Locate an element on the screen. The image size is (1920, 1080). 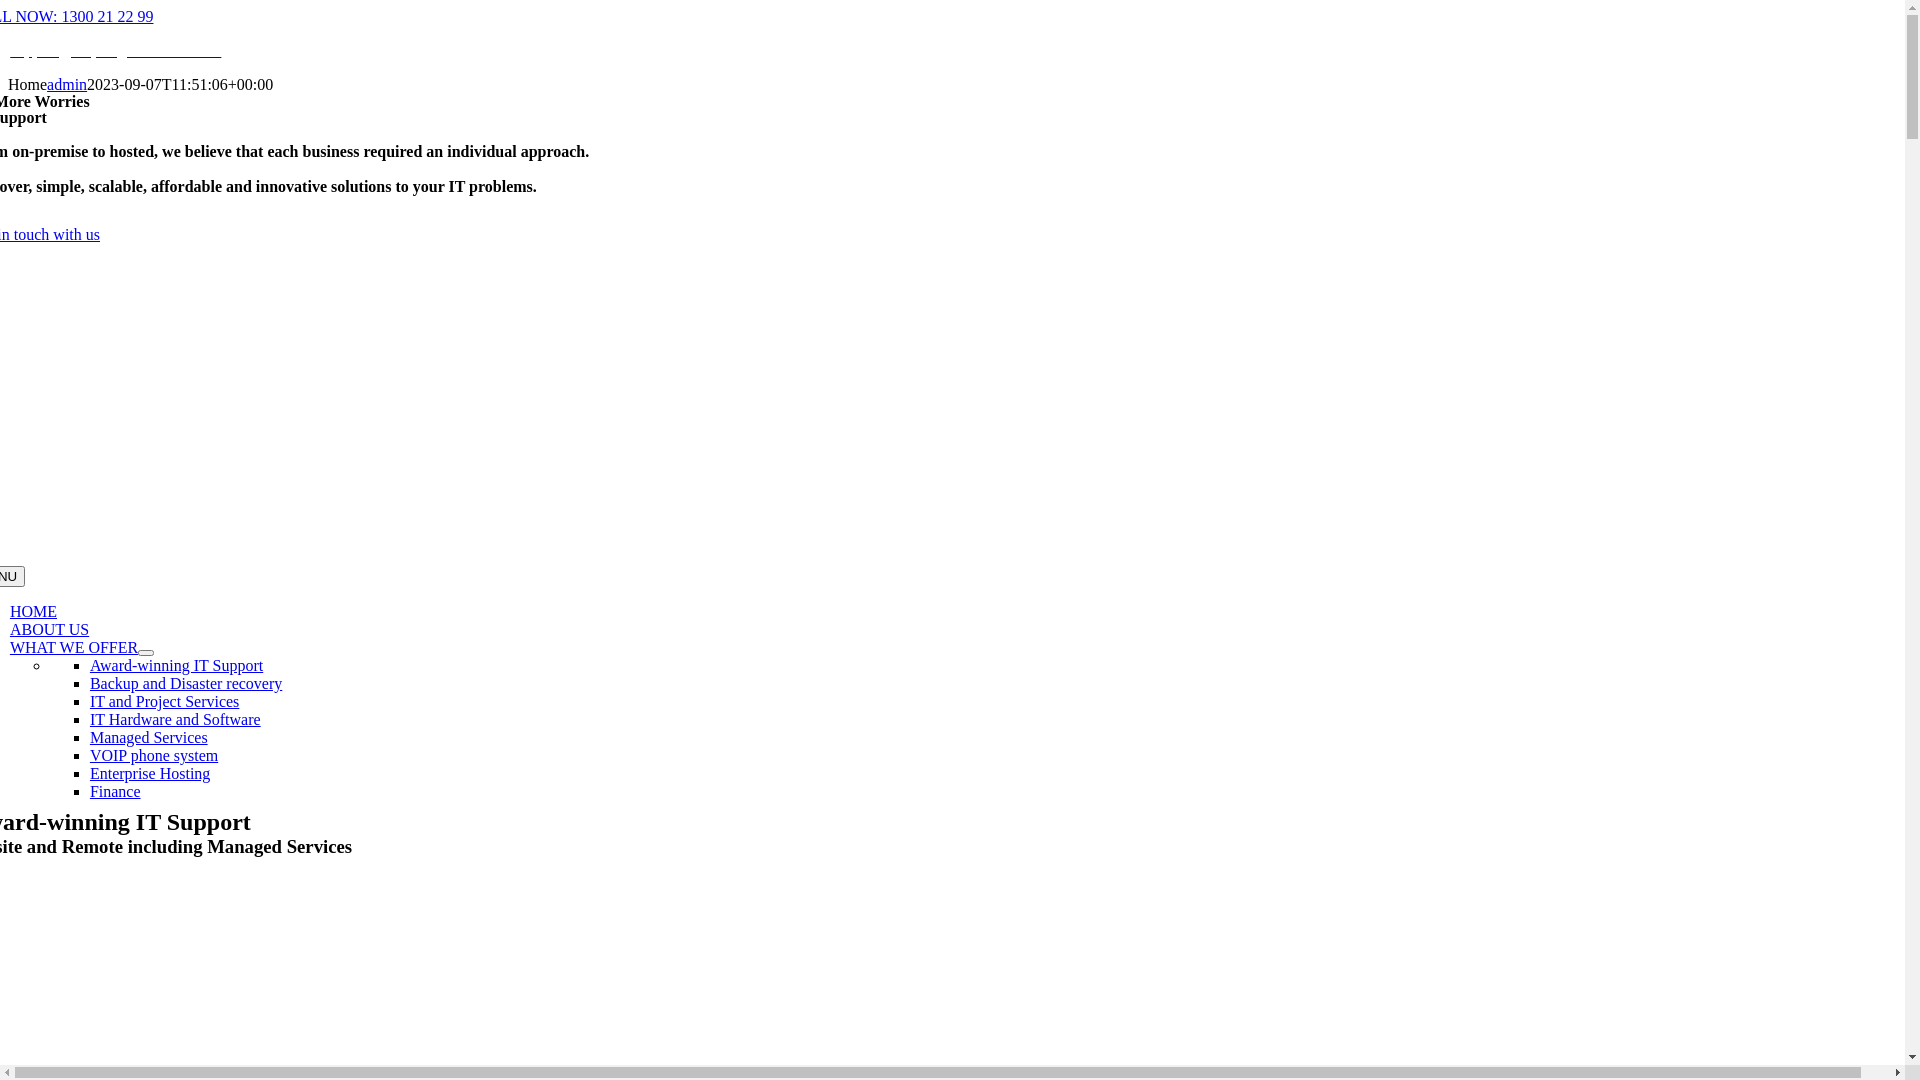
'Enterprise Hosting' is located at coordinates (148, 772).